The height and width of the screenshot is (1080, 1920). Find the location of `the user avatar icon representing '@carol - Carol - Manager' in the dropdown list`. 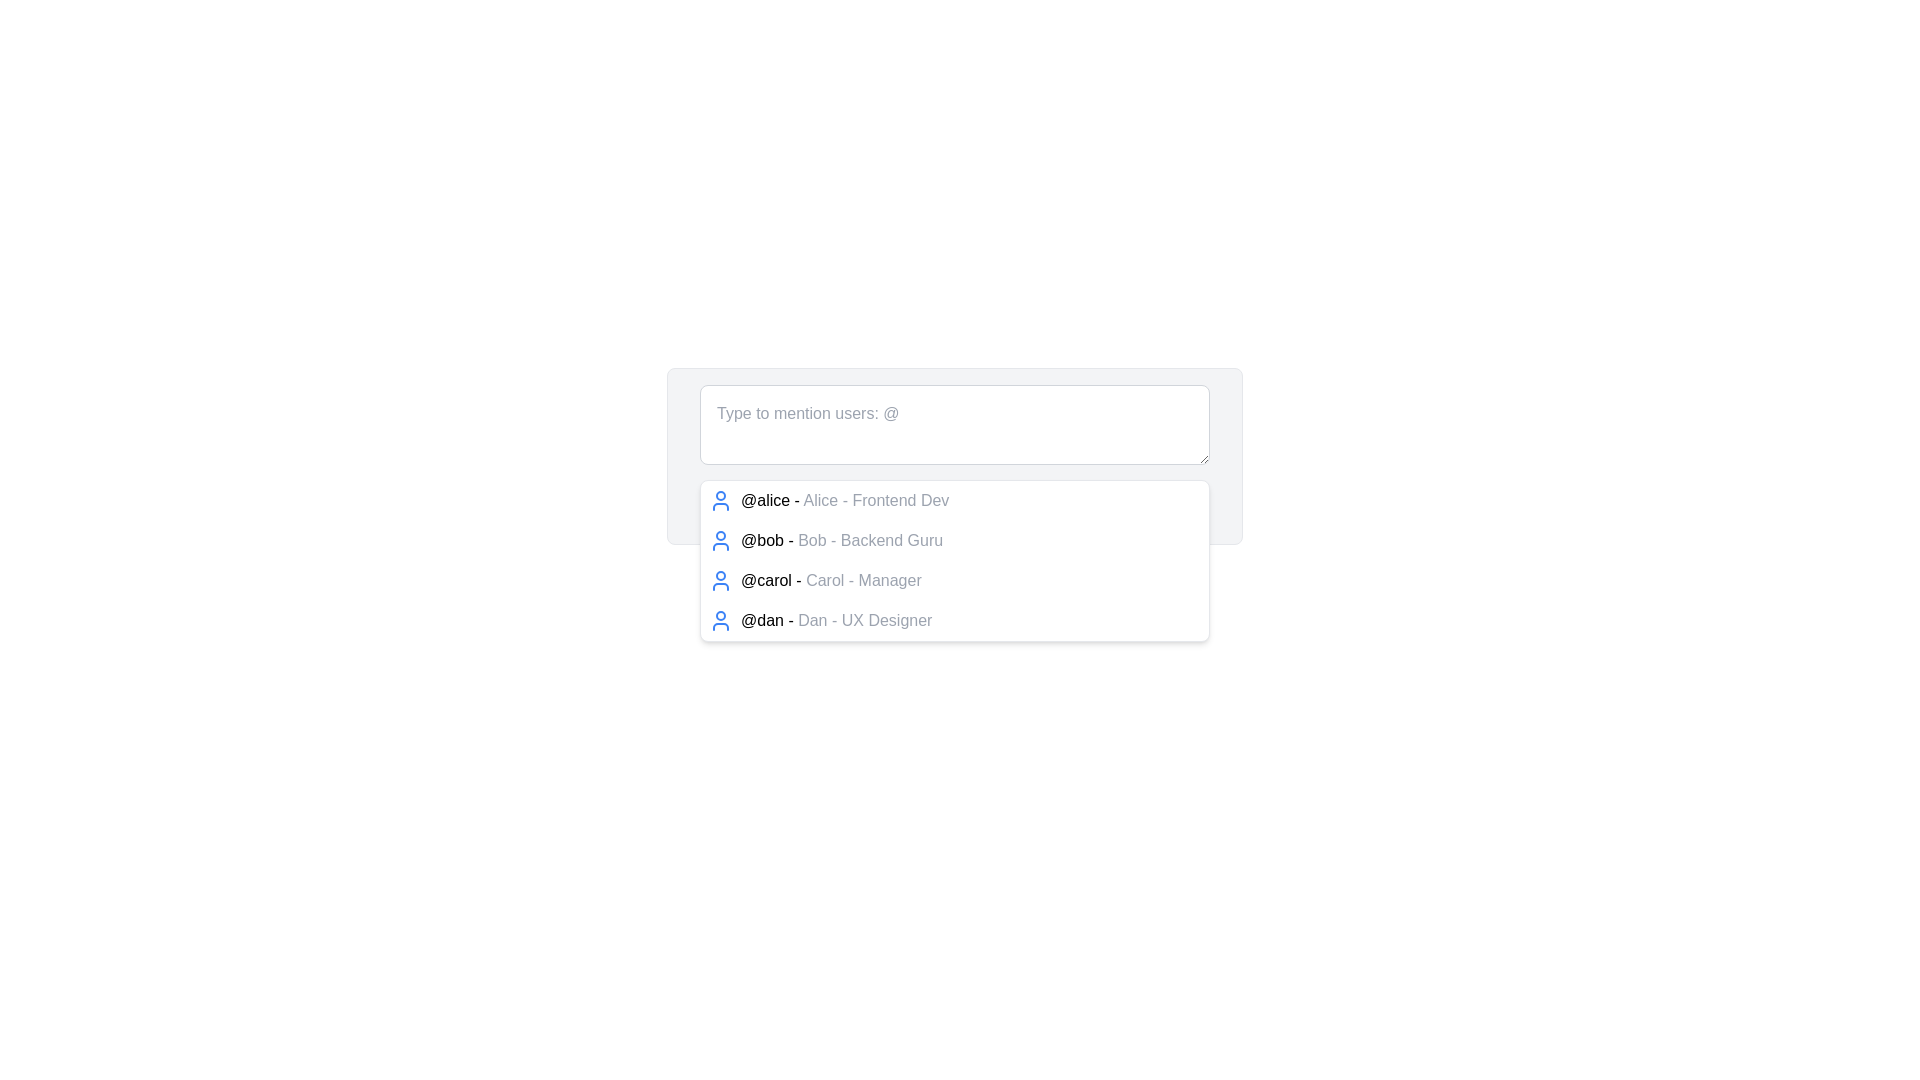

the user avatar icon representing '@carol - Carol - Manager' in the dropdown list is located at coordinates (720, 581).